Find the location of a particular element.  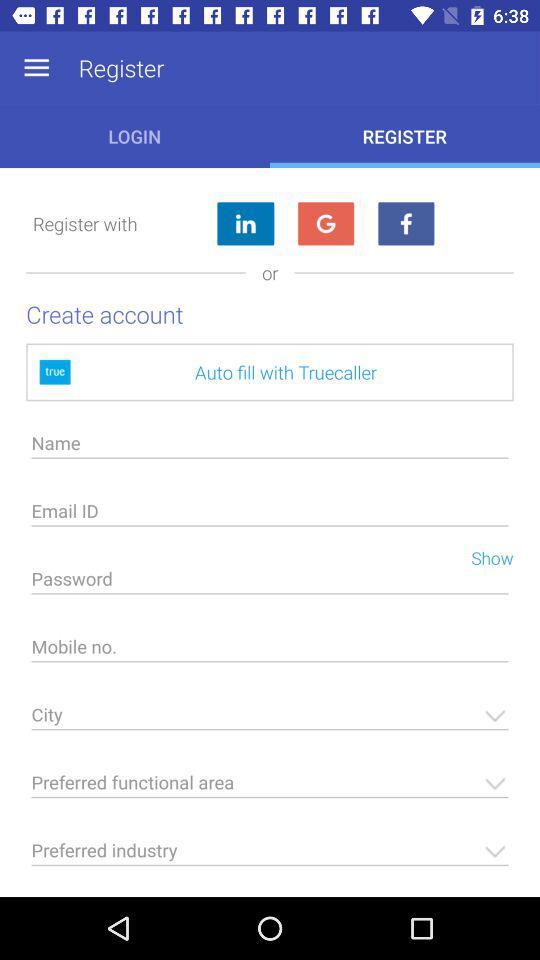

icon on the right is located at coordinates (483, 556).